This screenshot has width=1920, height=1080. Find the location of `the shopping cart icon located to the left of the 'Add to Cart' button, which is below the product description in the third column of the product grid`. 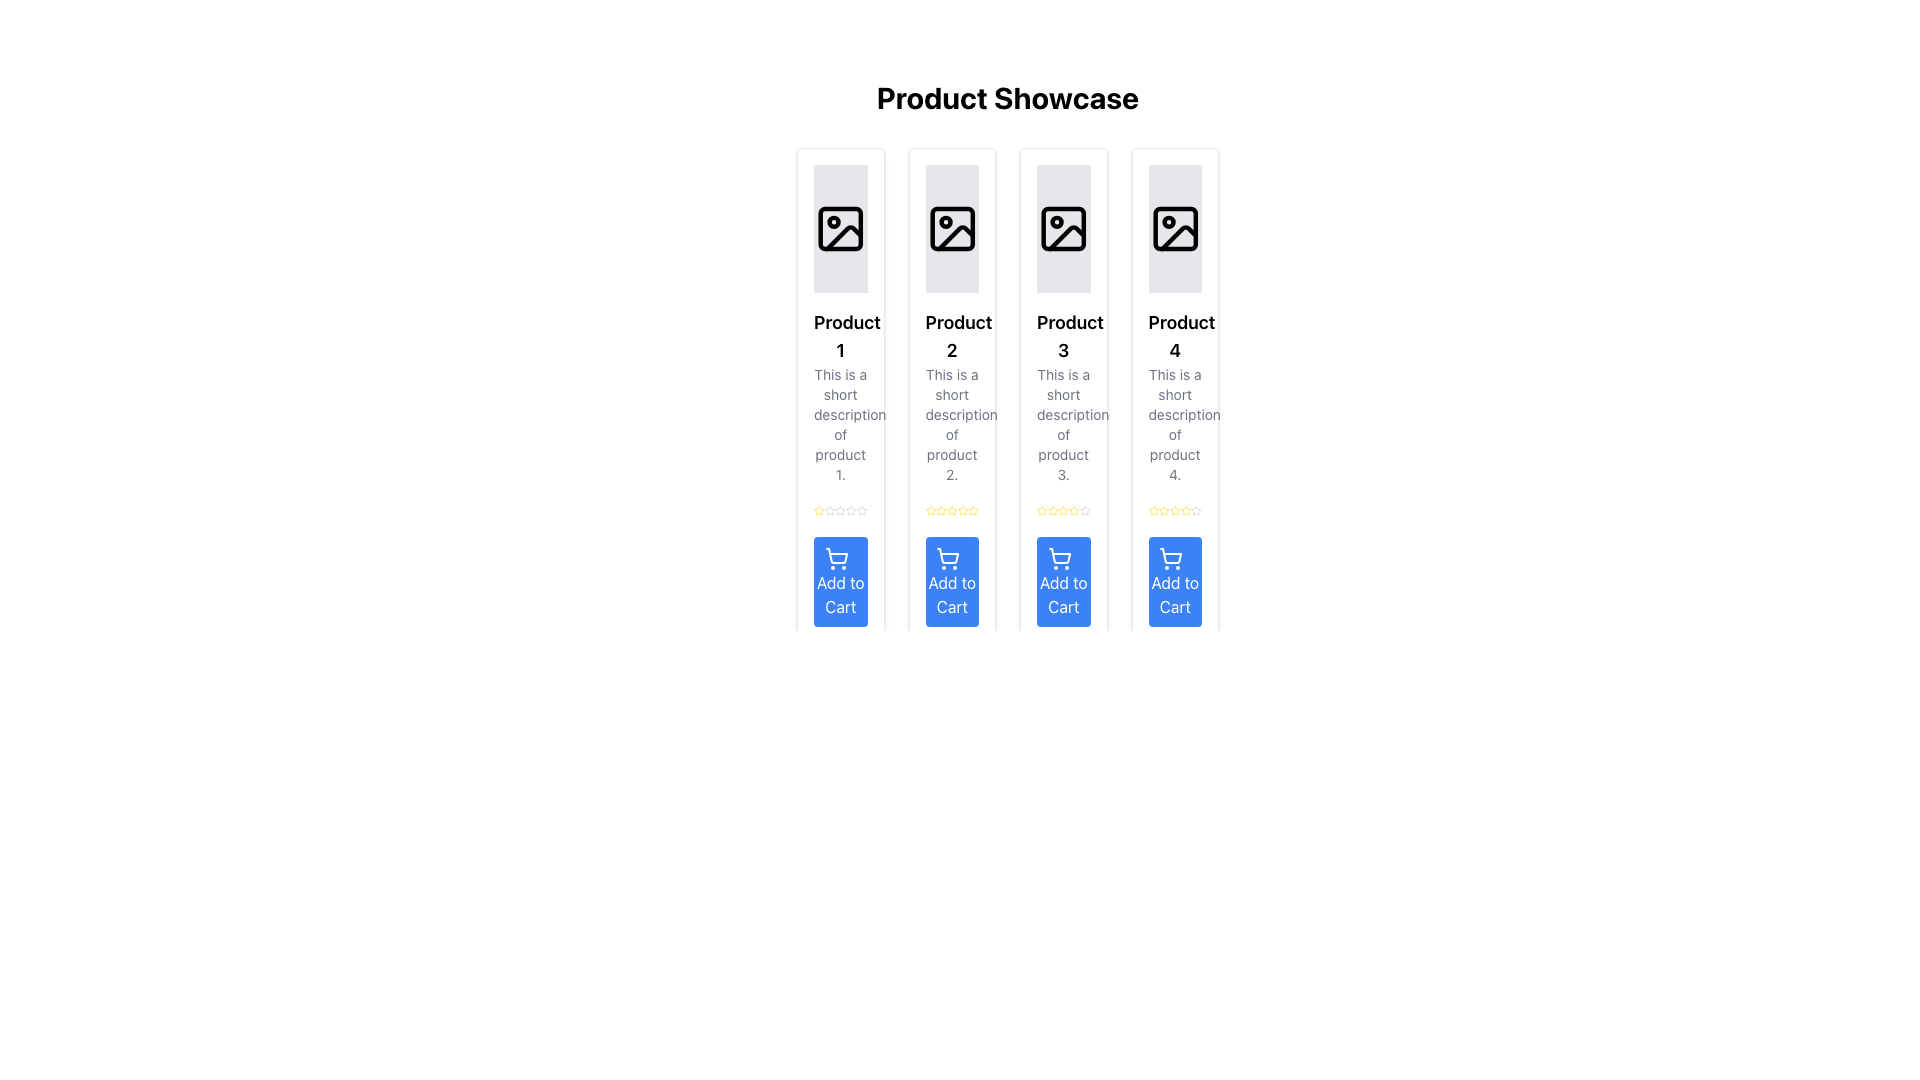

the shopping cart icon located to the left of the 'Add to Cart' button, which is below the product description in the third column of the product grid is located at coordinates (1058, 558).